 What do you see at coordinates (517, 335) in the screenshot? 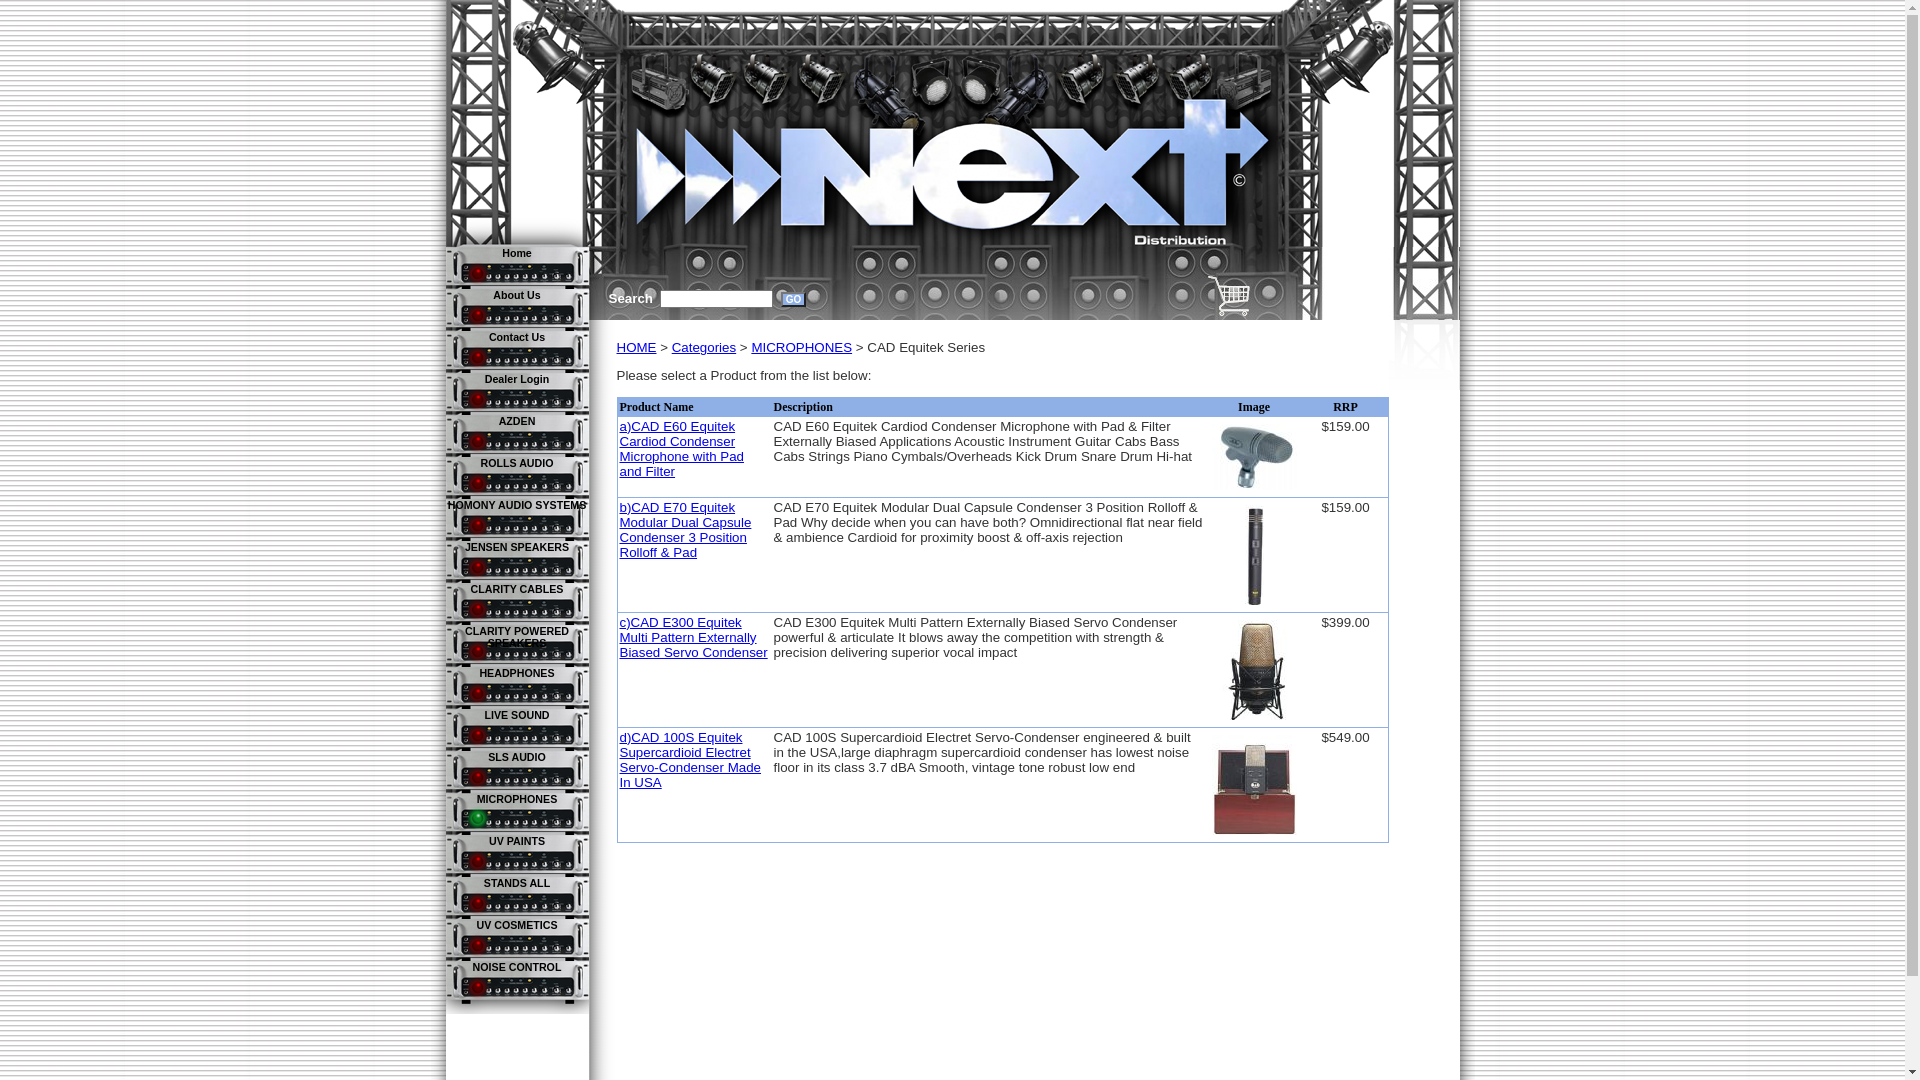
I see `'Contact Us'` at bounding box center [517, 335].